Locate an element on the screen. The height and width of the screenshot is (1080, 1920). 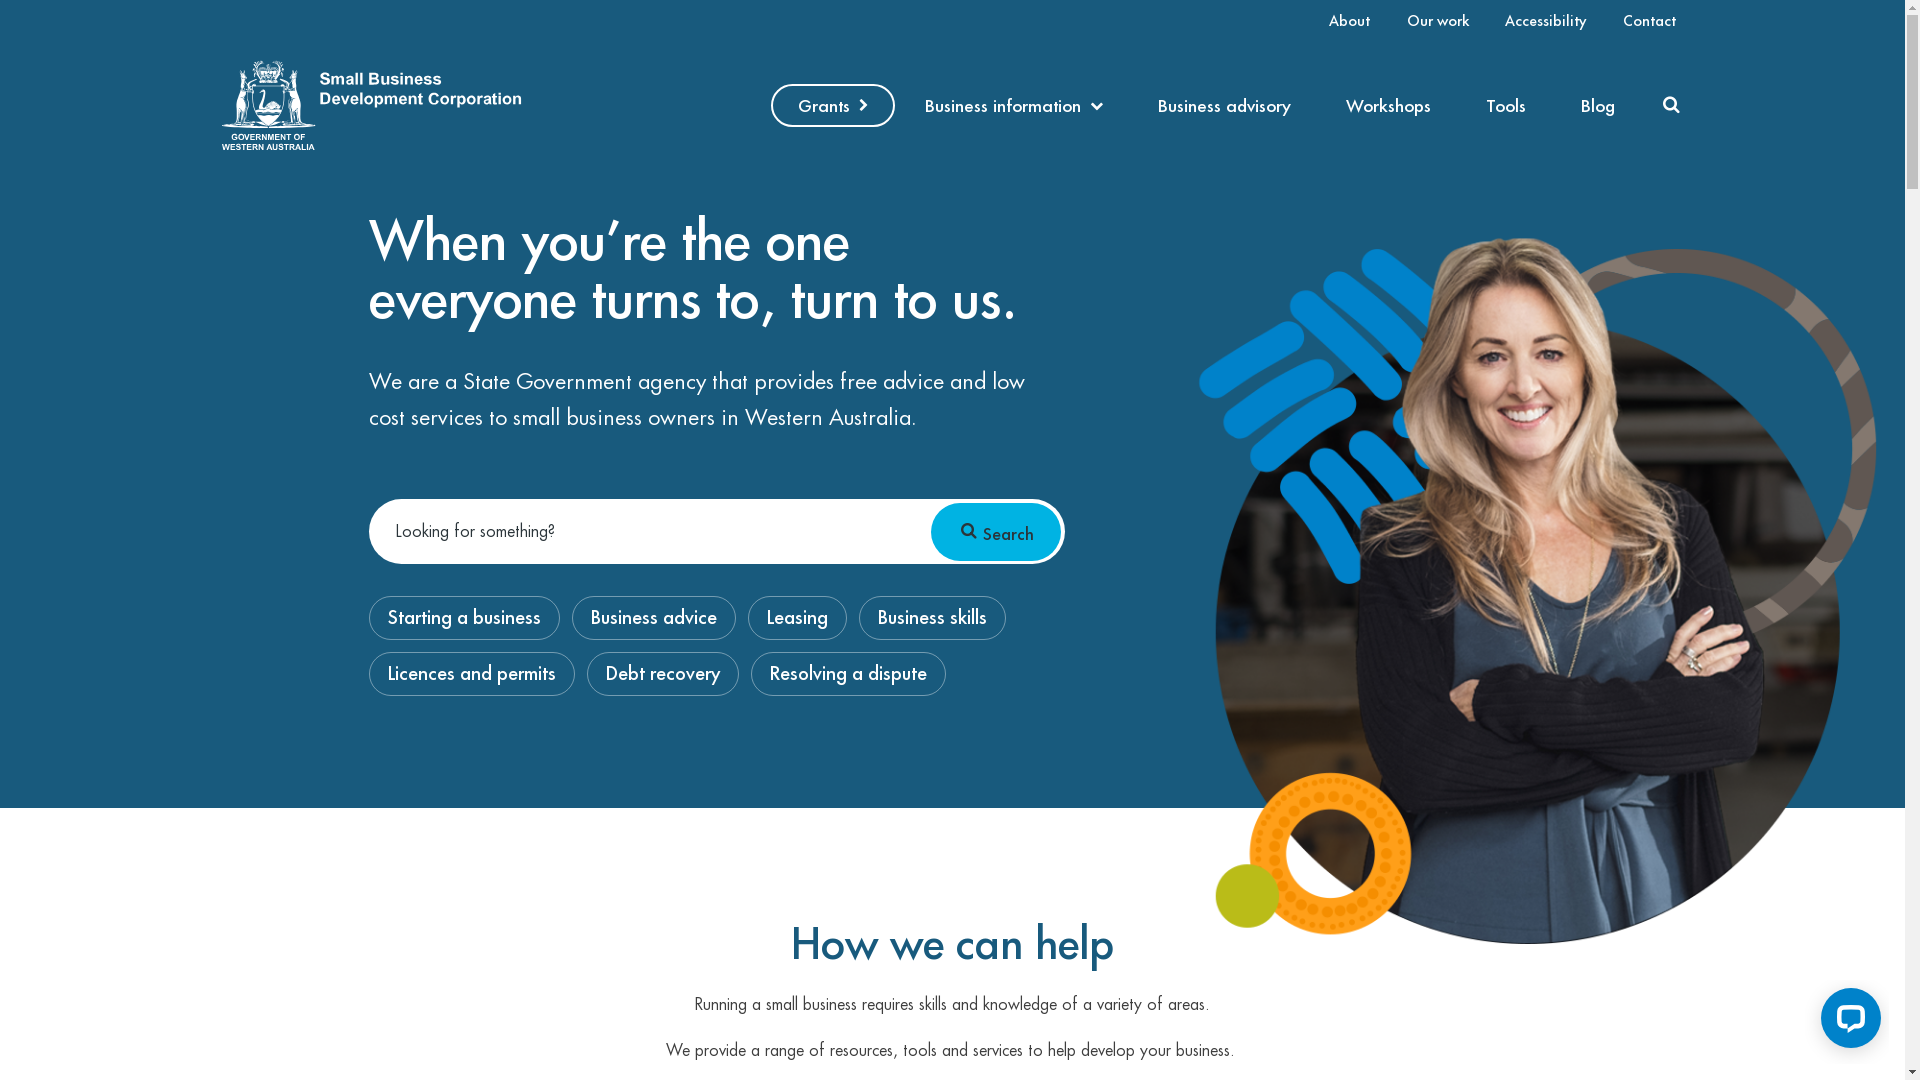
'About' is located at coordinates (1349, 21).